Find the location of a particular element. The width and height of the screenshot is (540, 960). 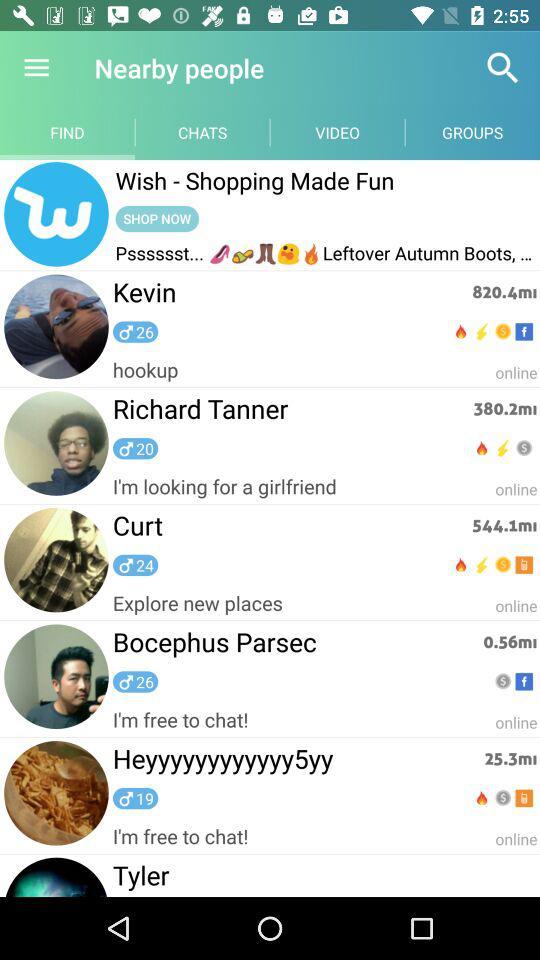

click on profile is located at coordinates (56, 215).